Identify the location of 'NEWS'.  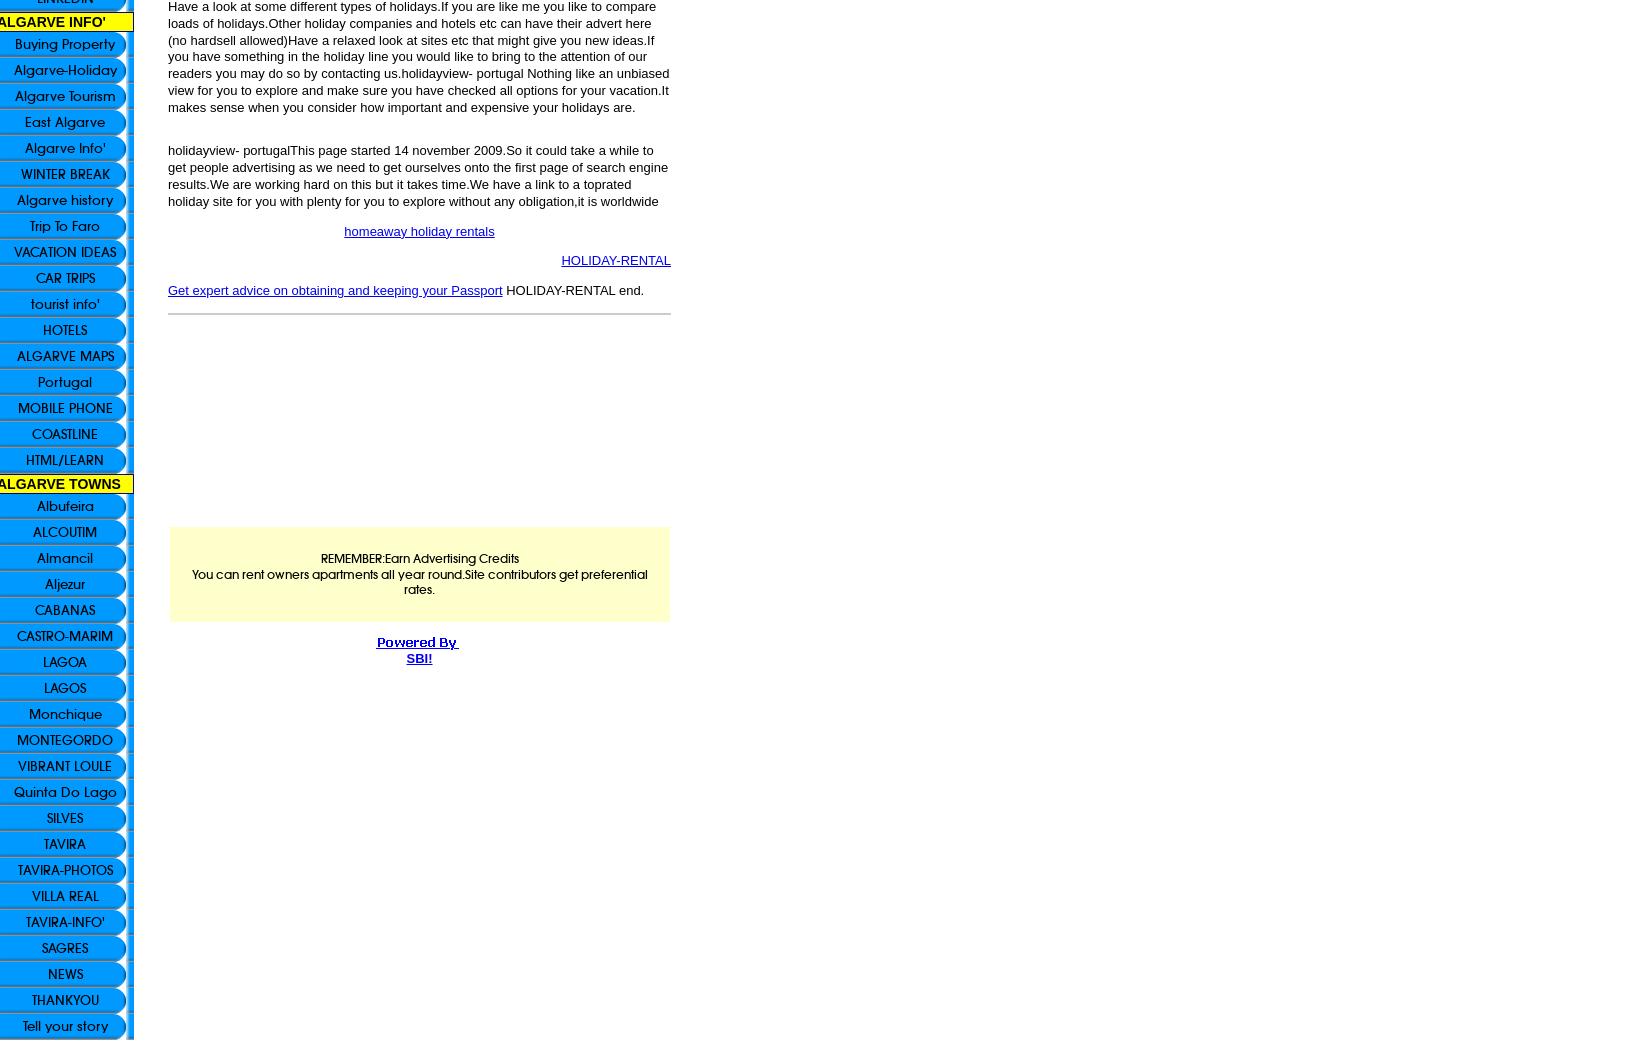
(47, 973).